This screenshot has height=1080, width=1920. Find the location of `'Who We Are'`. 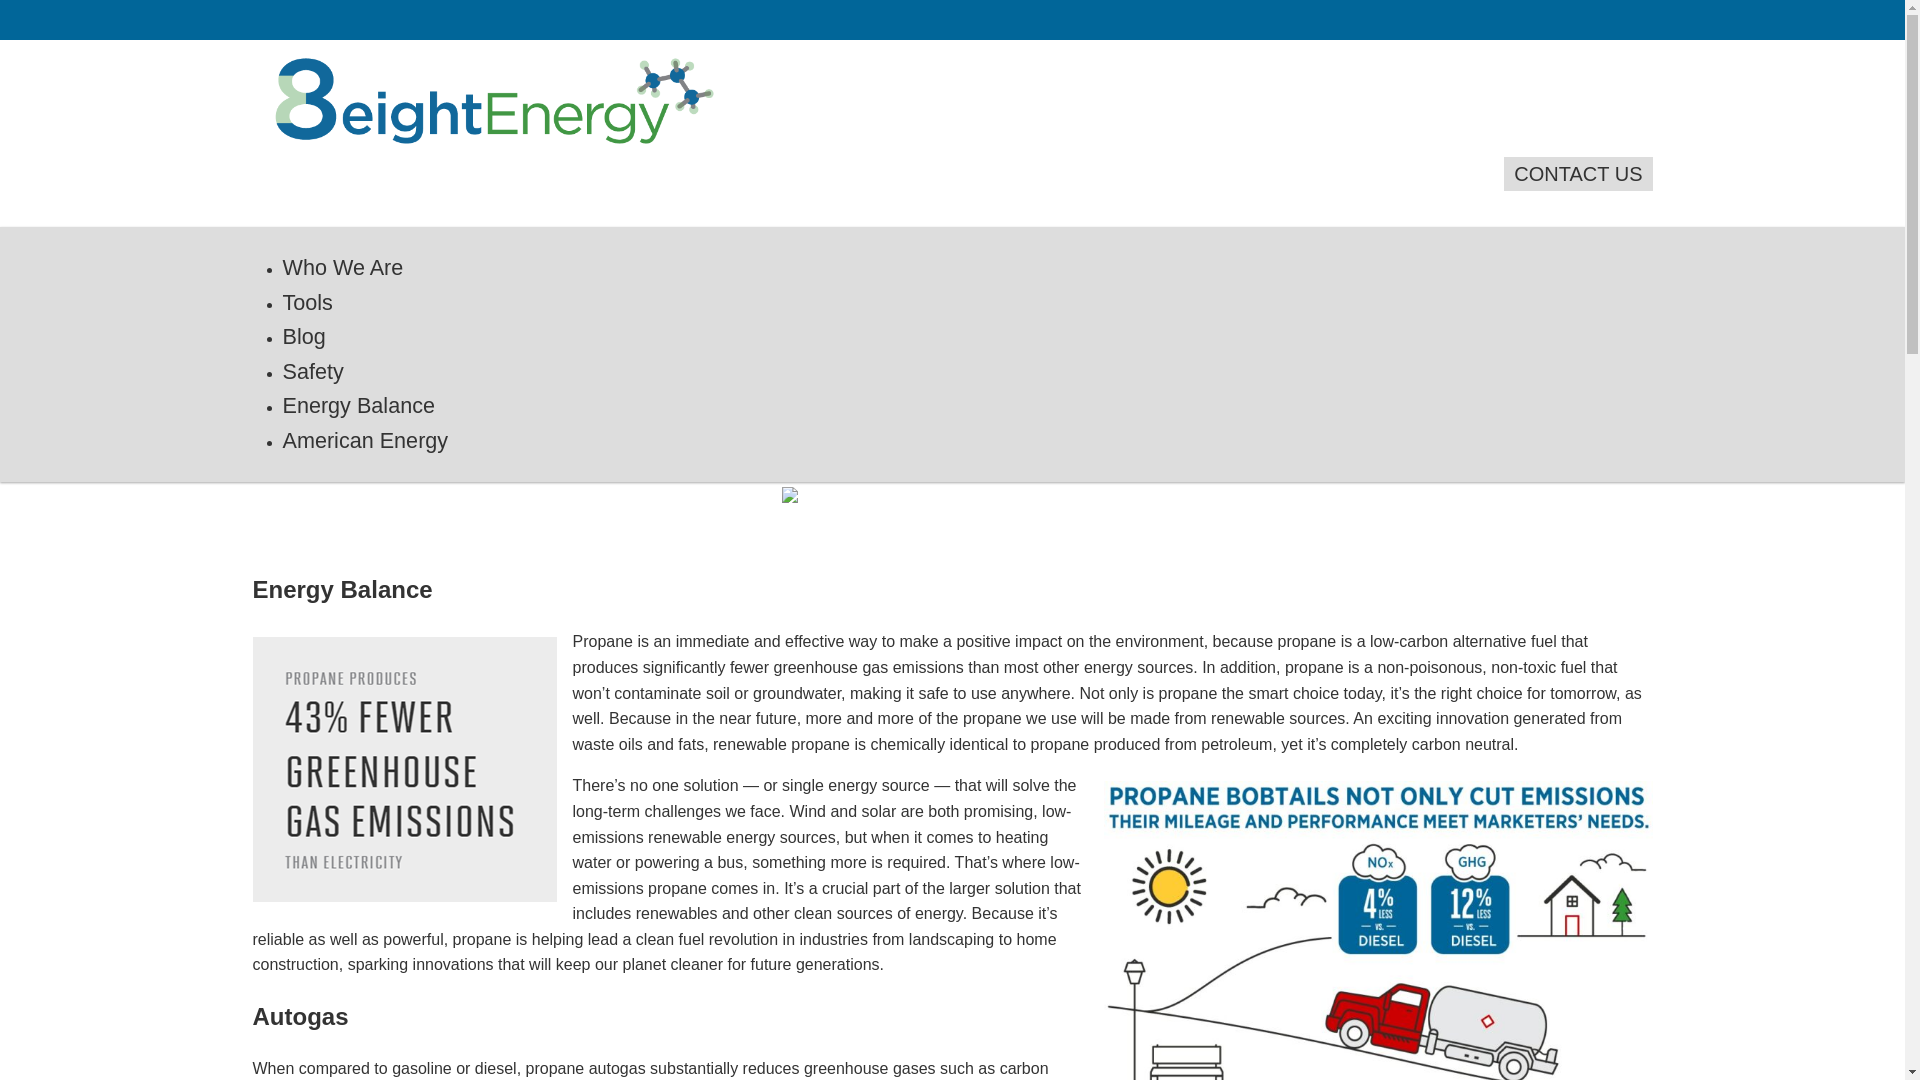

'Who We Are' is located at coordinates (342, 266).